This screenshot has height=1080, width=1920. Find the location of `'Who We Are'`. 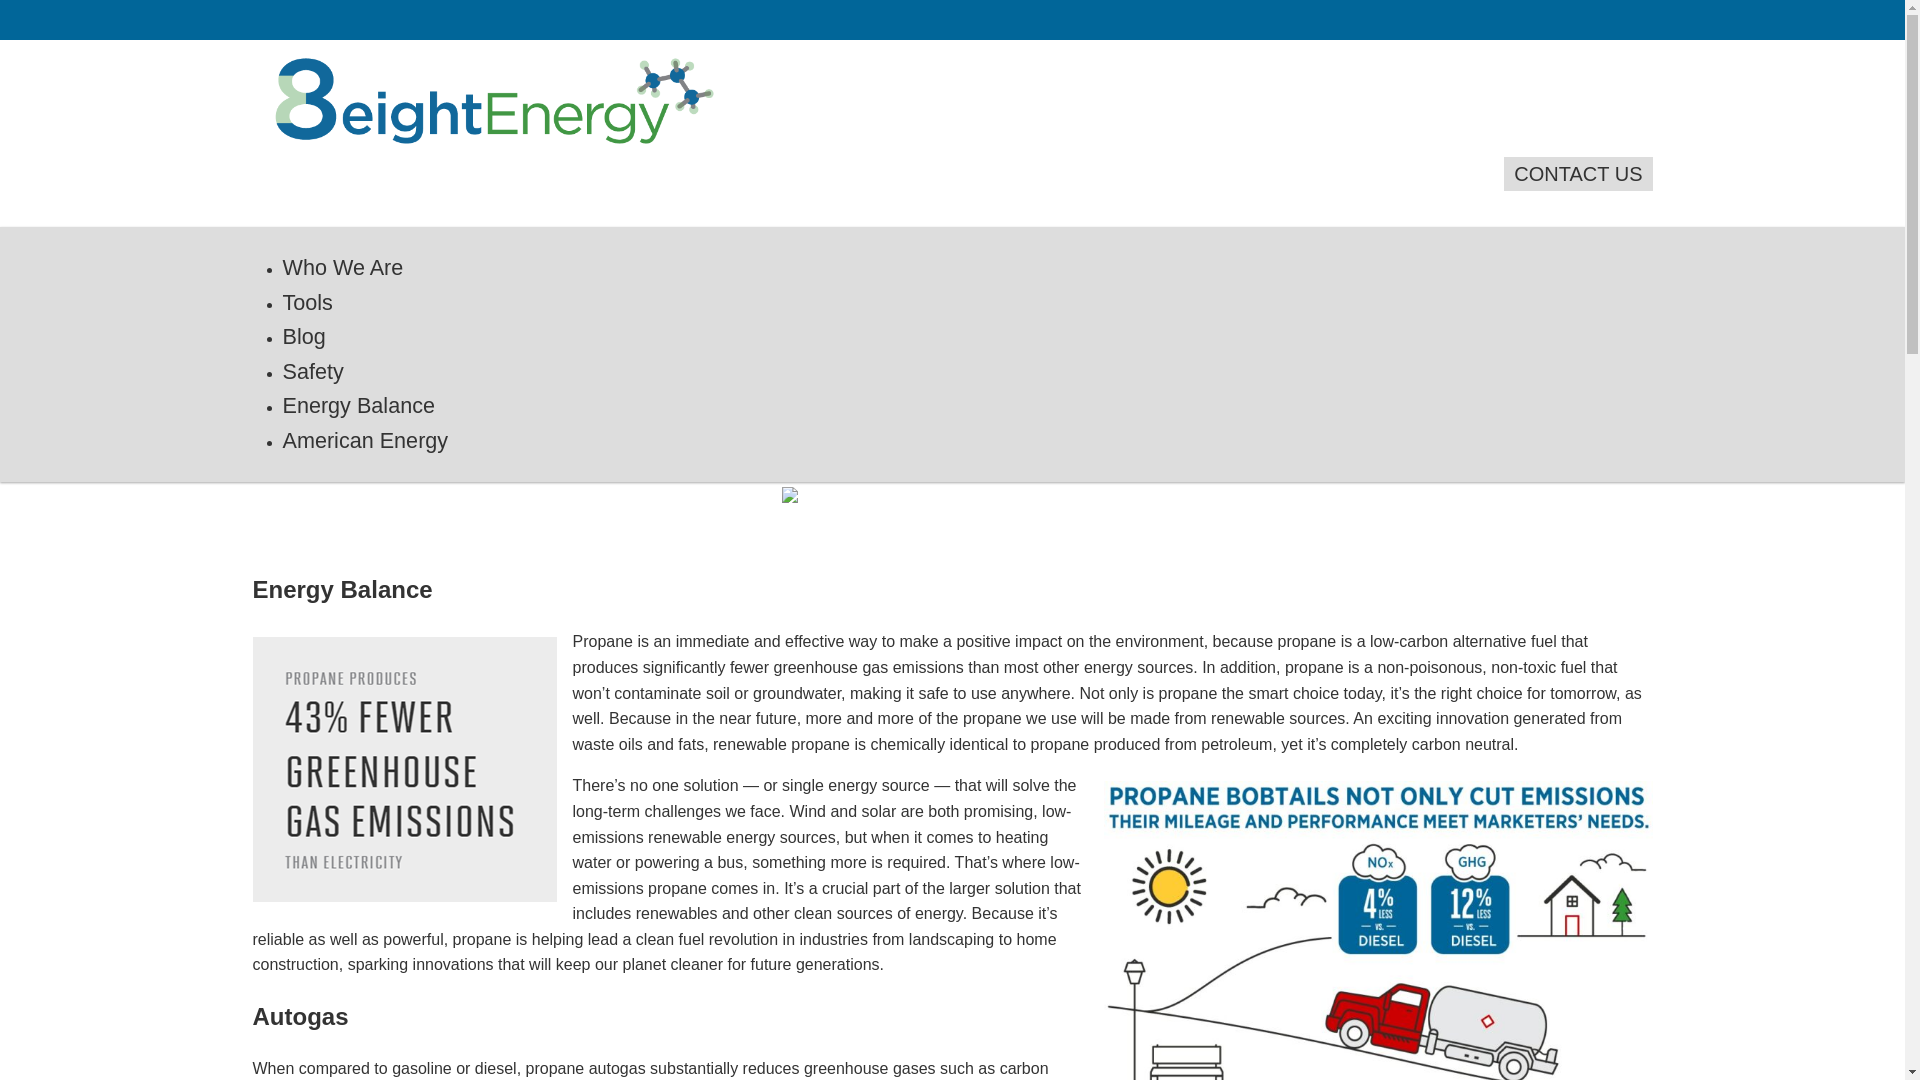

'Who We Are' is located at coordinates (342, 266).